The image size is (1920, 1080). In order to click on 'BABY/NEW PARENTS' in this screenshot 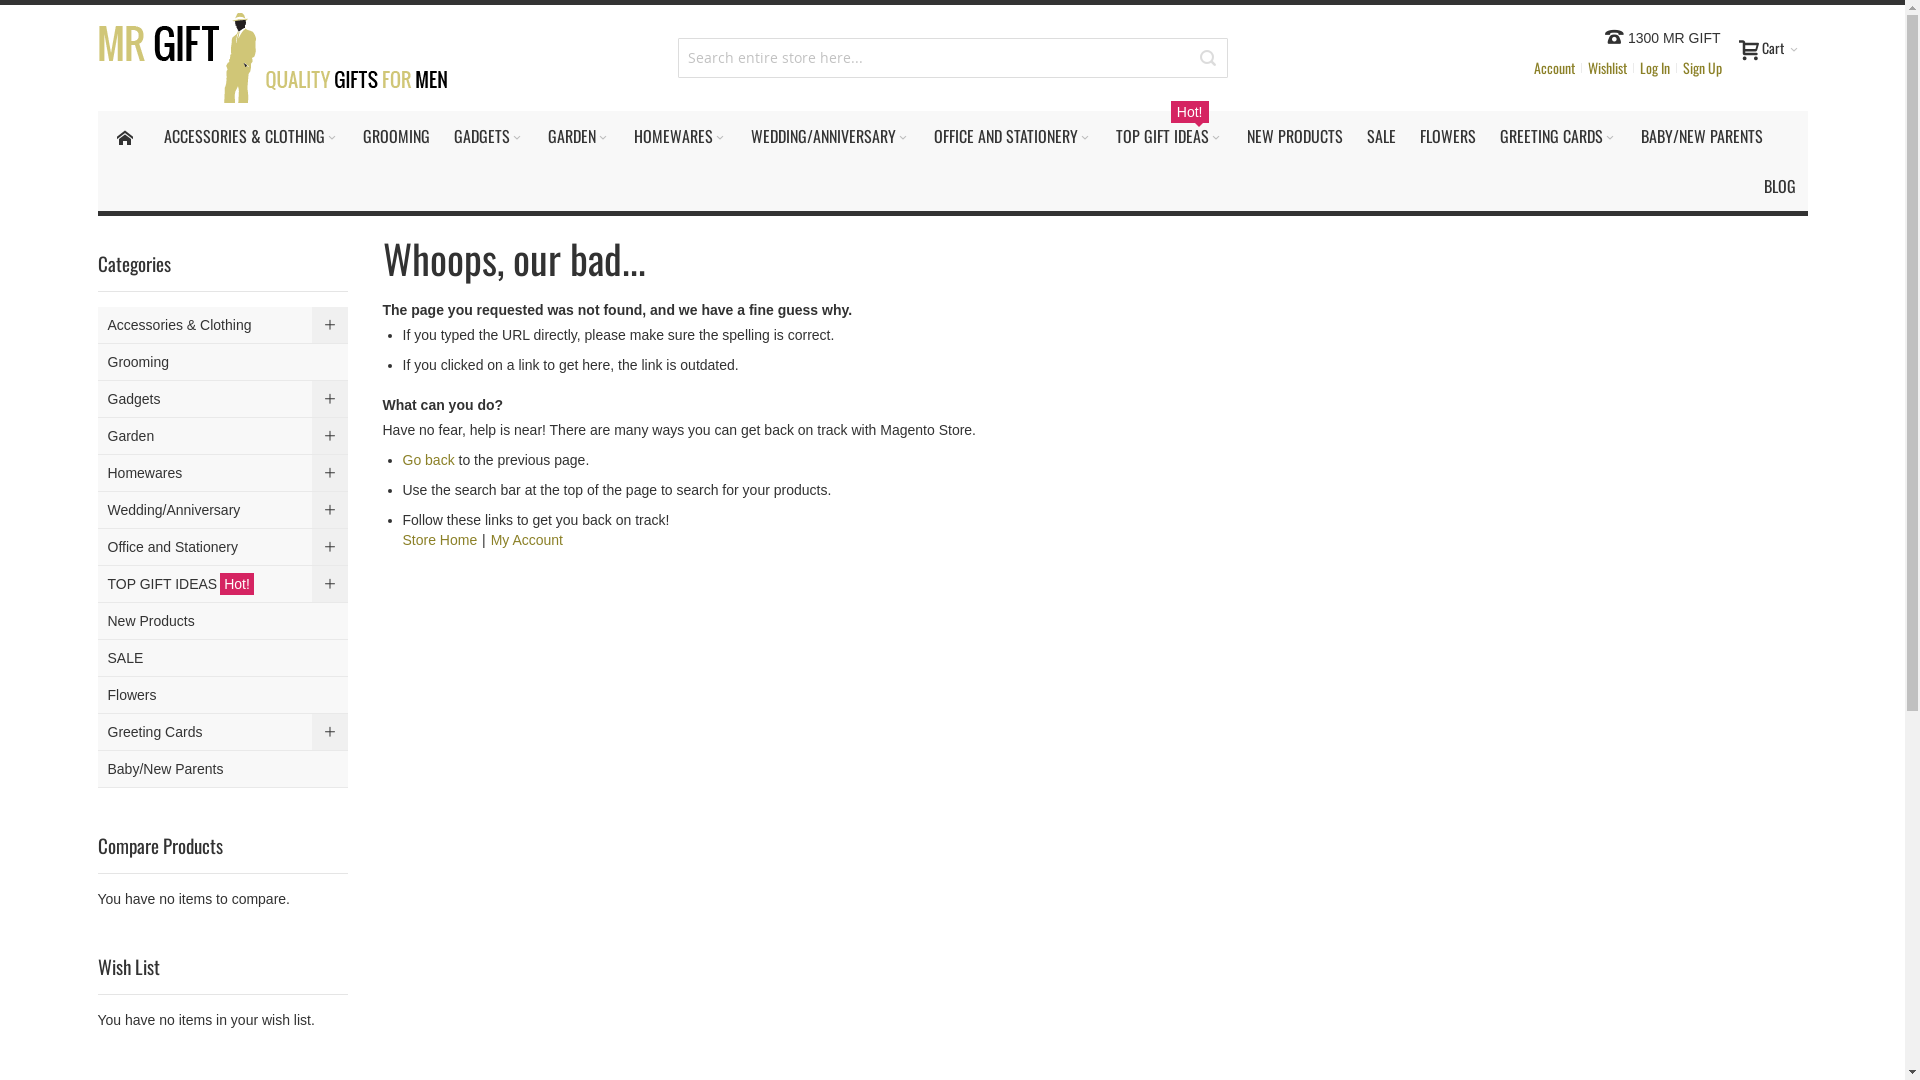, I will do `click(1627, 135)`.